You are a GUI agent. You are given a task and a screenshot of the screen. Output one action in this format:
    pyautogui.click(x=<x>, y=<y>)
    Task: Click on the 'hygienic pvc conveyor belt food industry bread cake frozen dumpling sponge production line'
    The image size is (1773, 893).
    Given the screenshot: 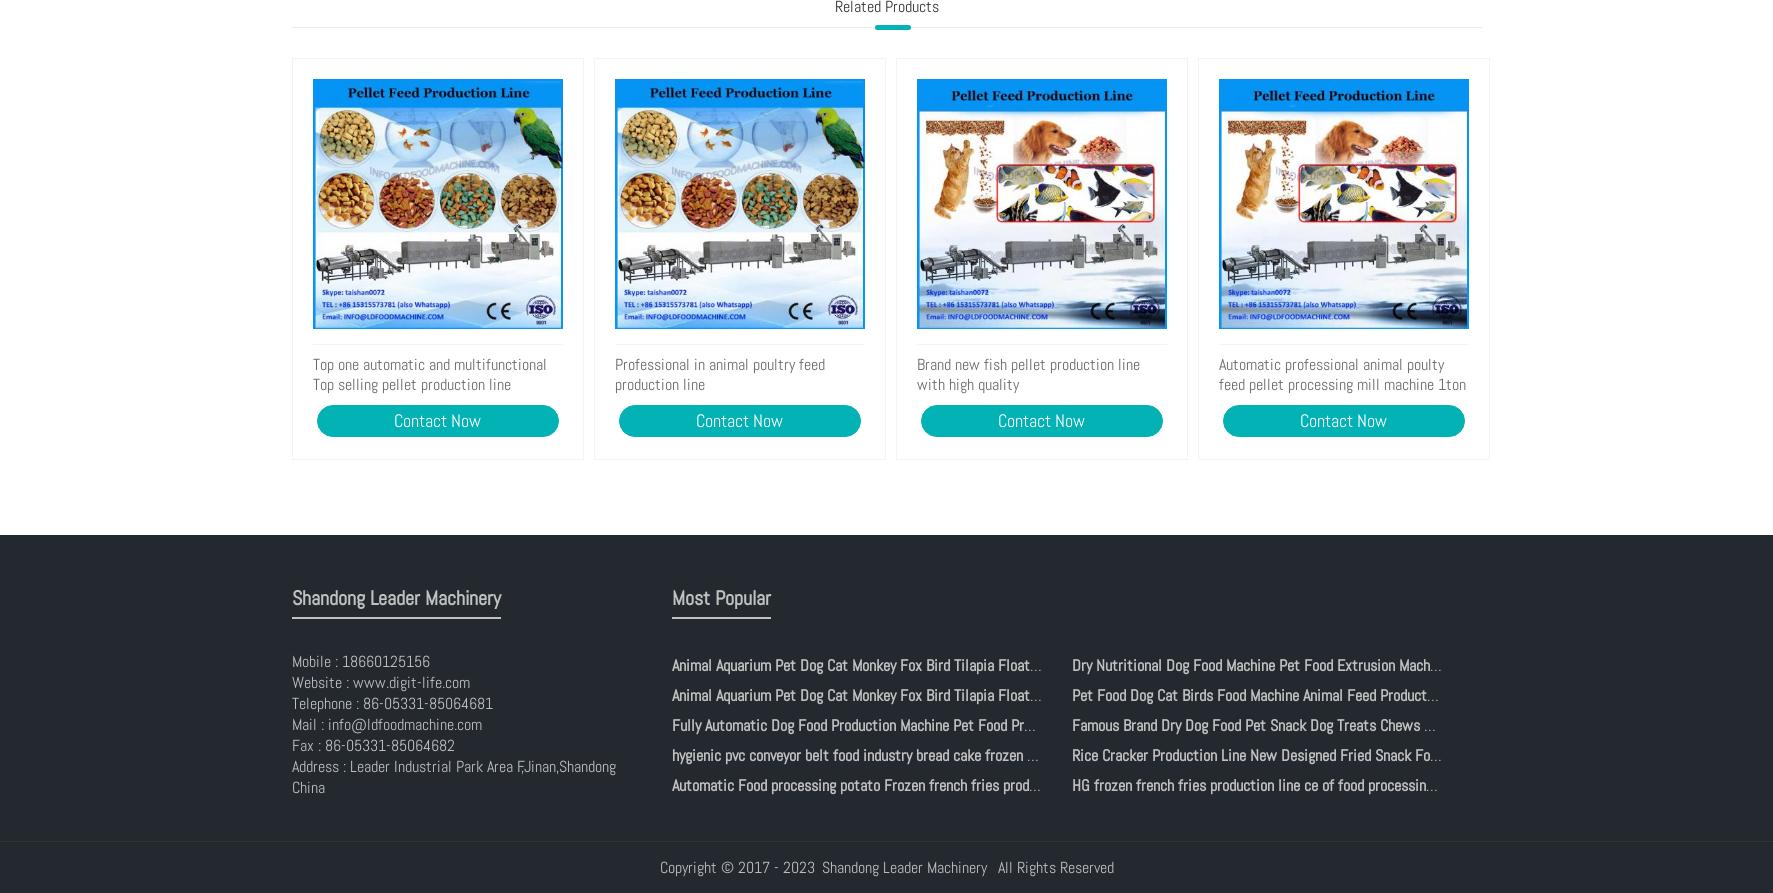 What is the action you would take?
    pyautogui.click(x=945, y=754)
    